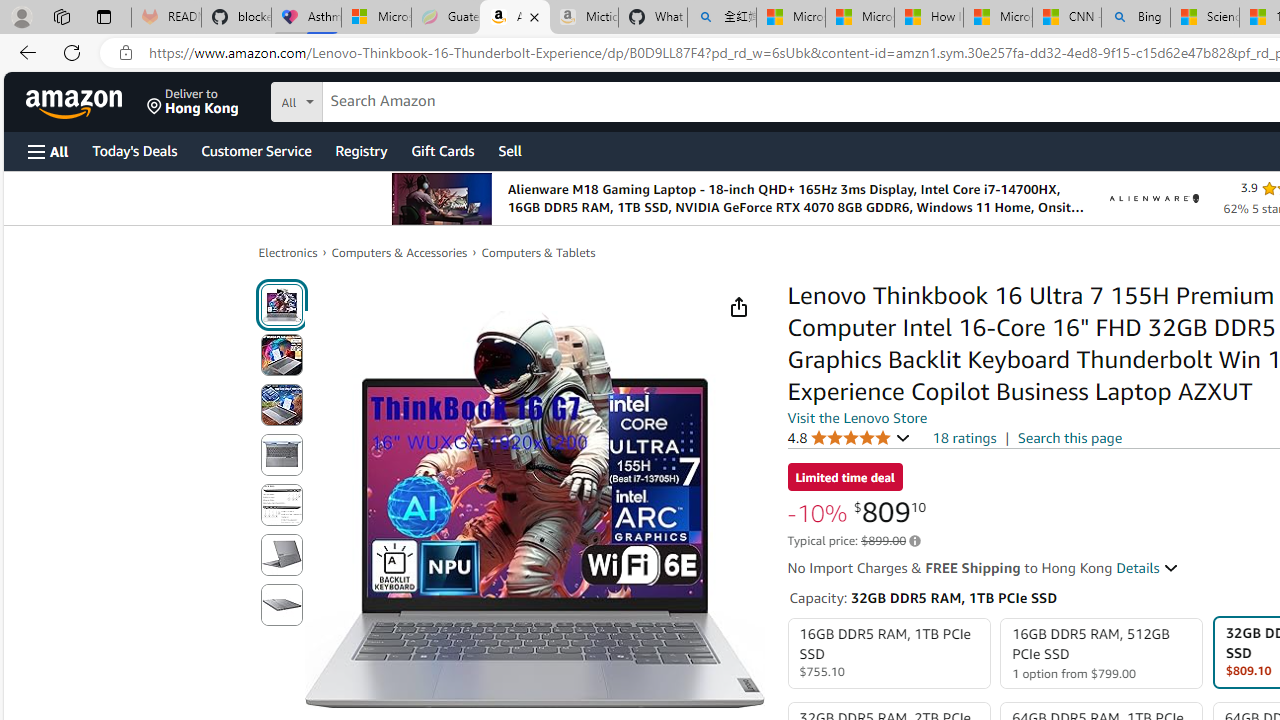  Describe the element at coordinates (400, 252) in the screenshot. I see `'Computers & Accessories'` at that location.